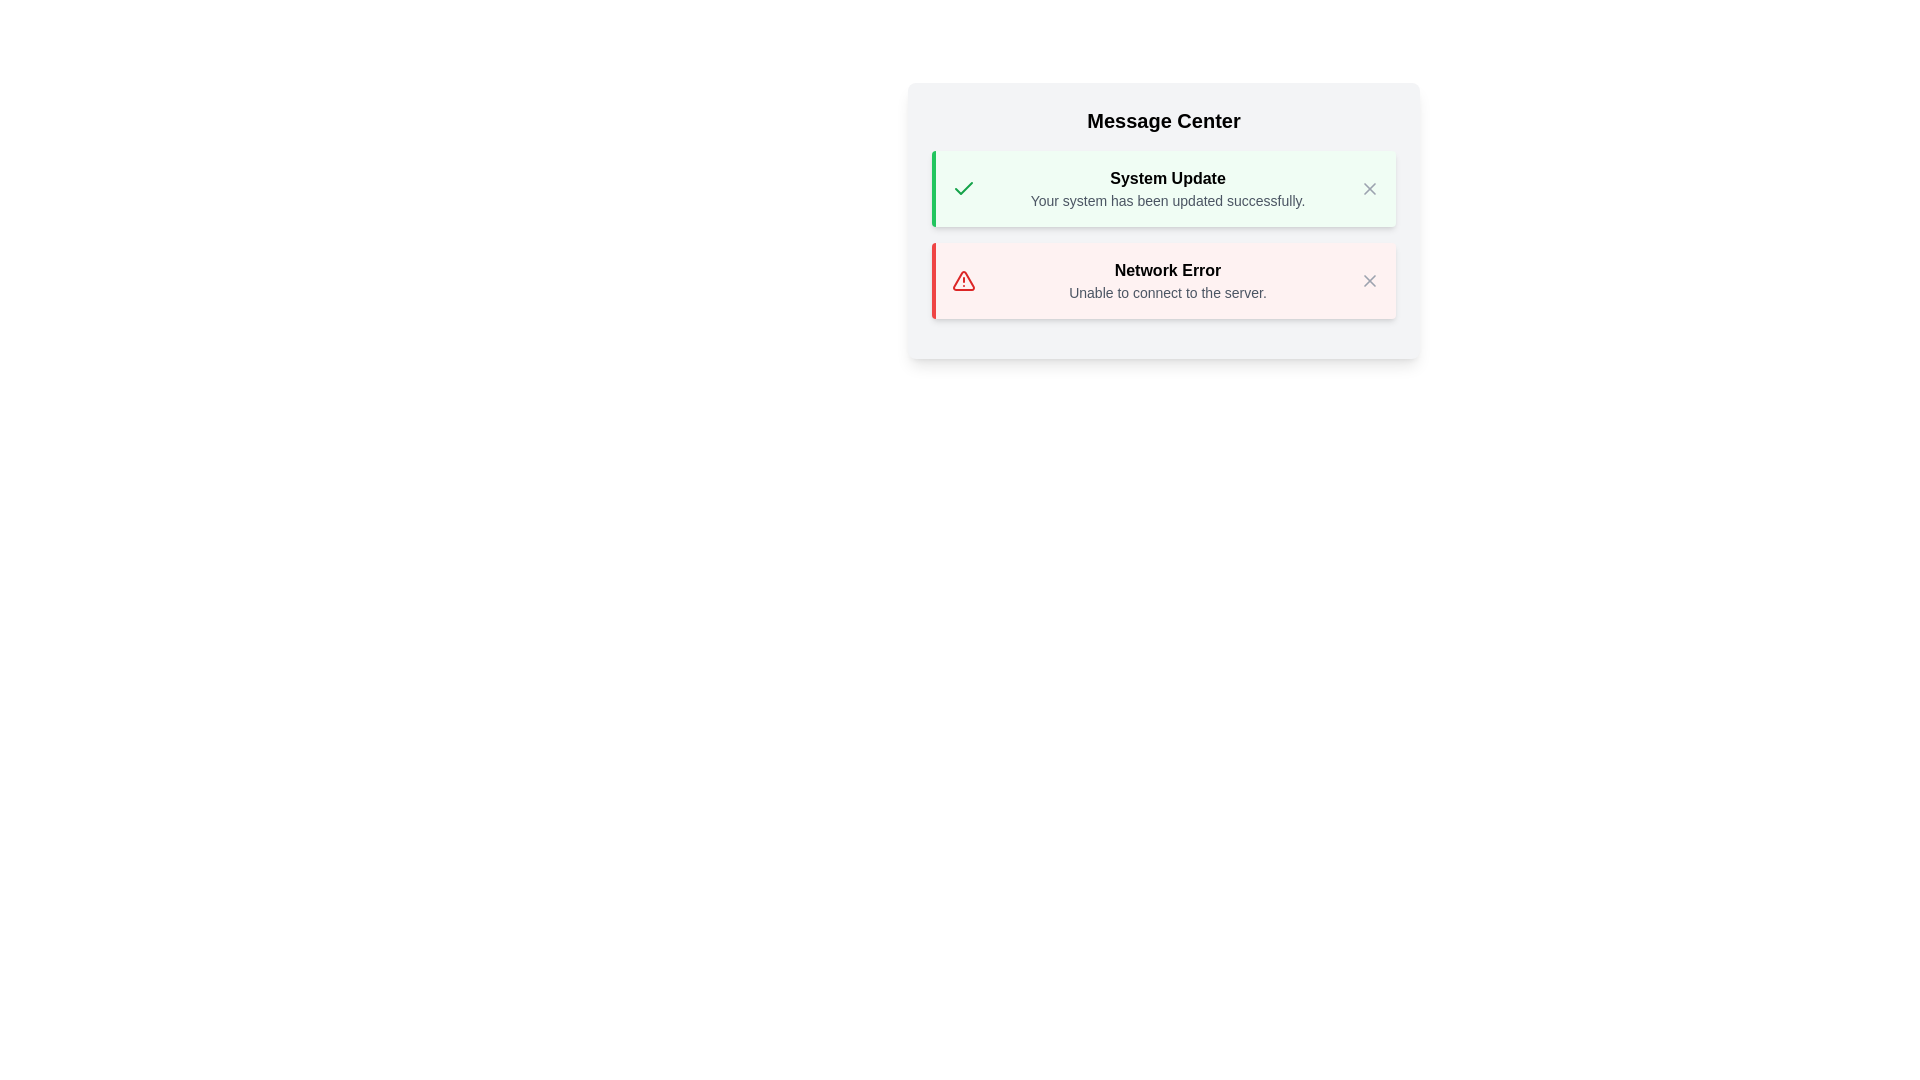  Describe the element at coordinates (964, 189) in the screenshot. I see `the small, green checkmark icon located in the top-left corner of the green notification box, which signifies a positive outcome or success` at that location.